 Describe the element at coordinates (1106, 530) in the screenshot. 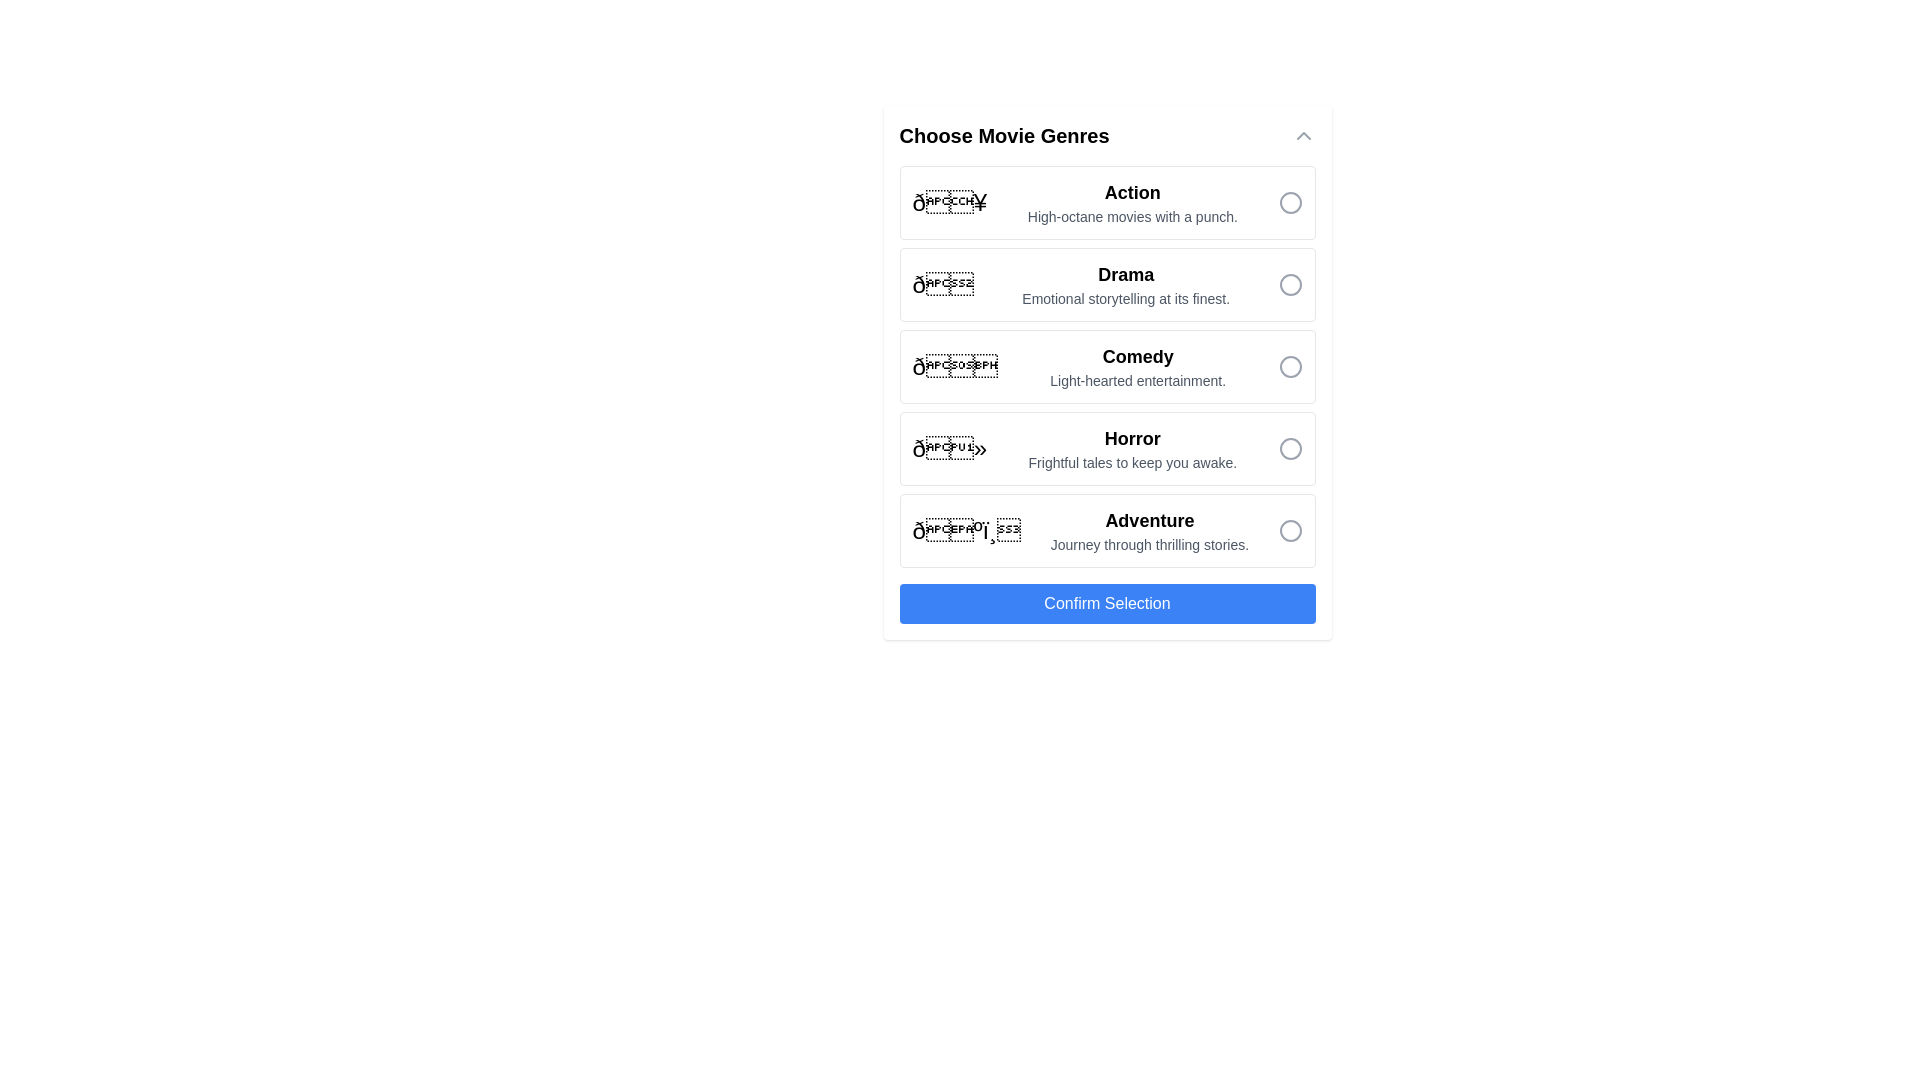

I see `the 'Adventure' movie genre radio button card` at that location.